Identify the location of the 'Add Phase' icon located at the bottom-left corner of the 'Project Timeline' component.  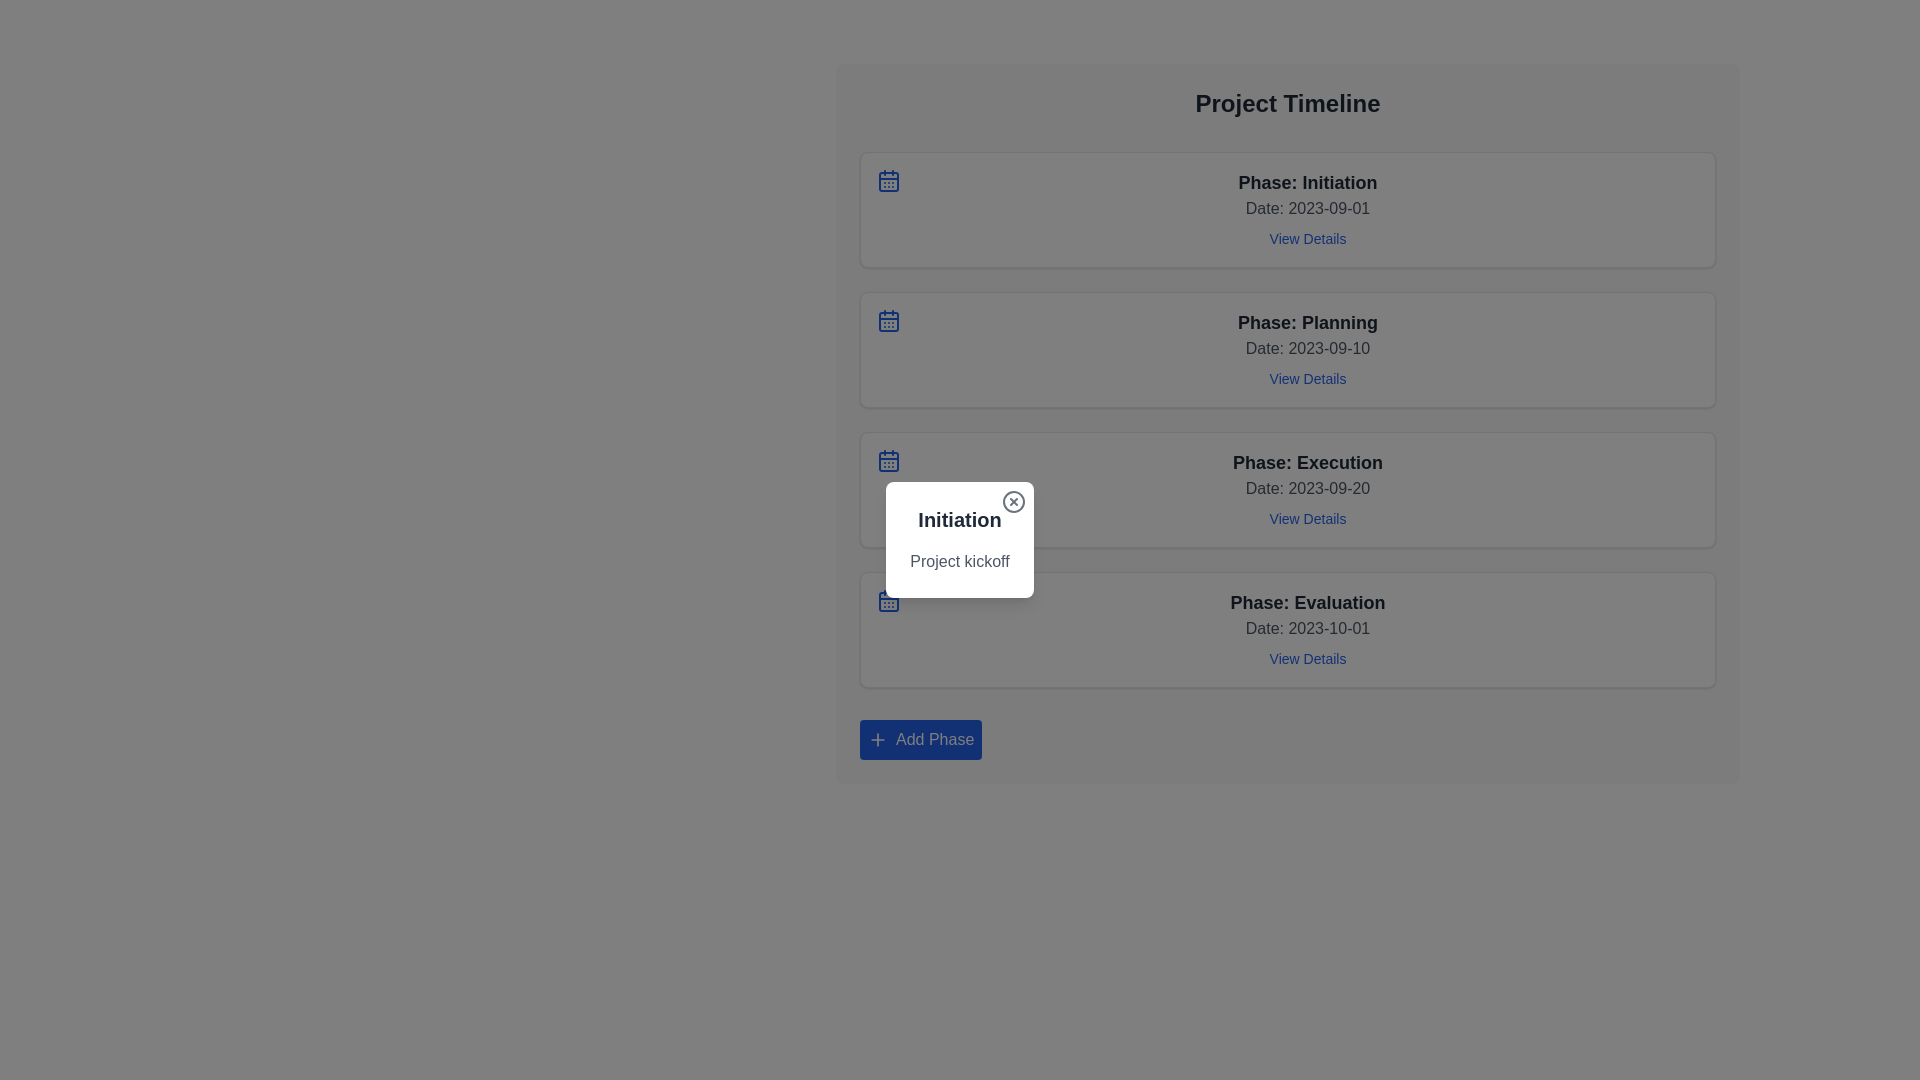
(878, 740).